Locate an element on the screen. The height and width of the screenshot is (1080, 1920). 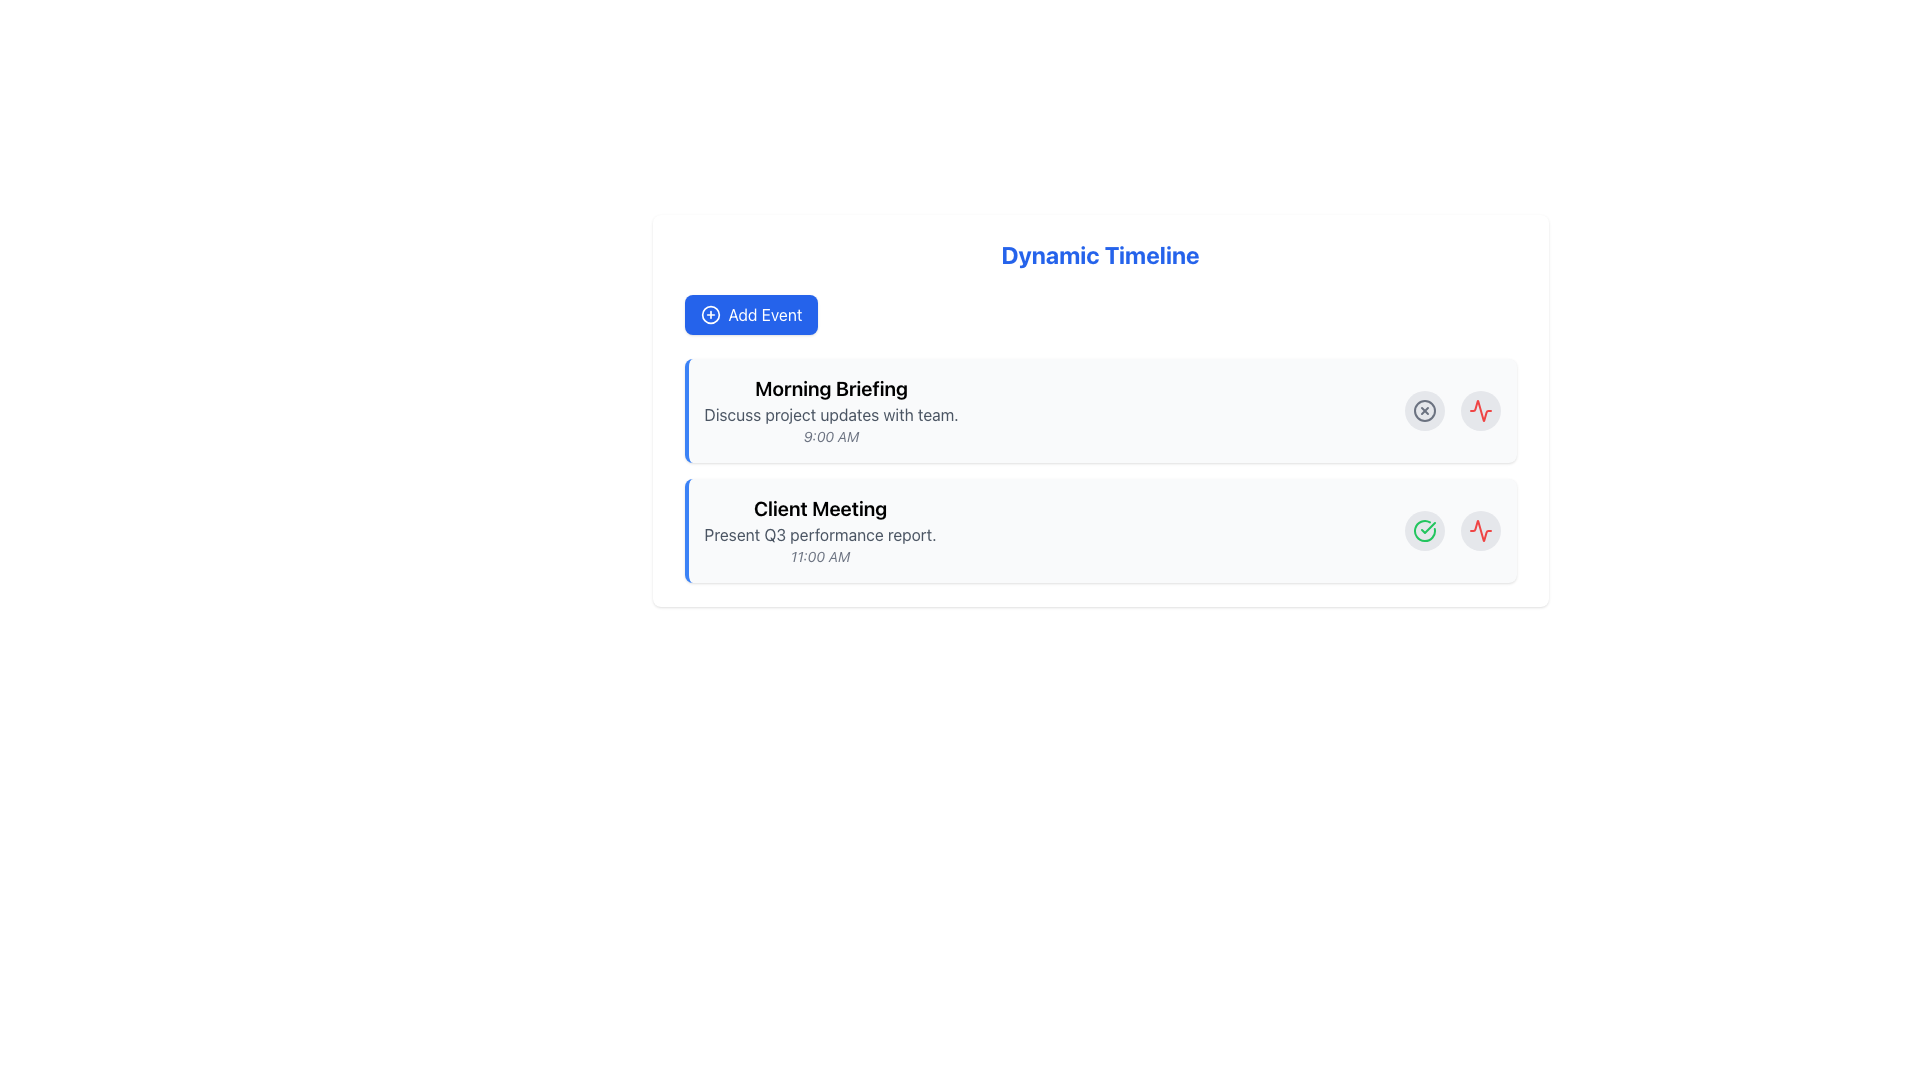
the bold text label 'Morning Briefing' that is prominently displayed at the top of a white rectangular card, which is the first in a vertical stack of similar cards is located at coordinates (831, 389).